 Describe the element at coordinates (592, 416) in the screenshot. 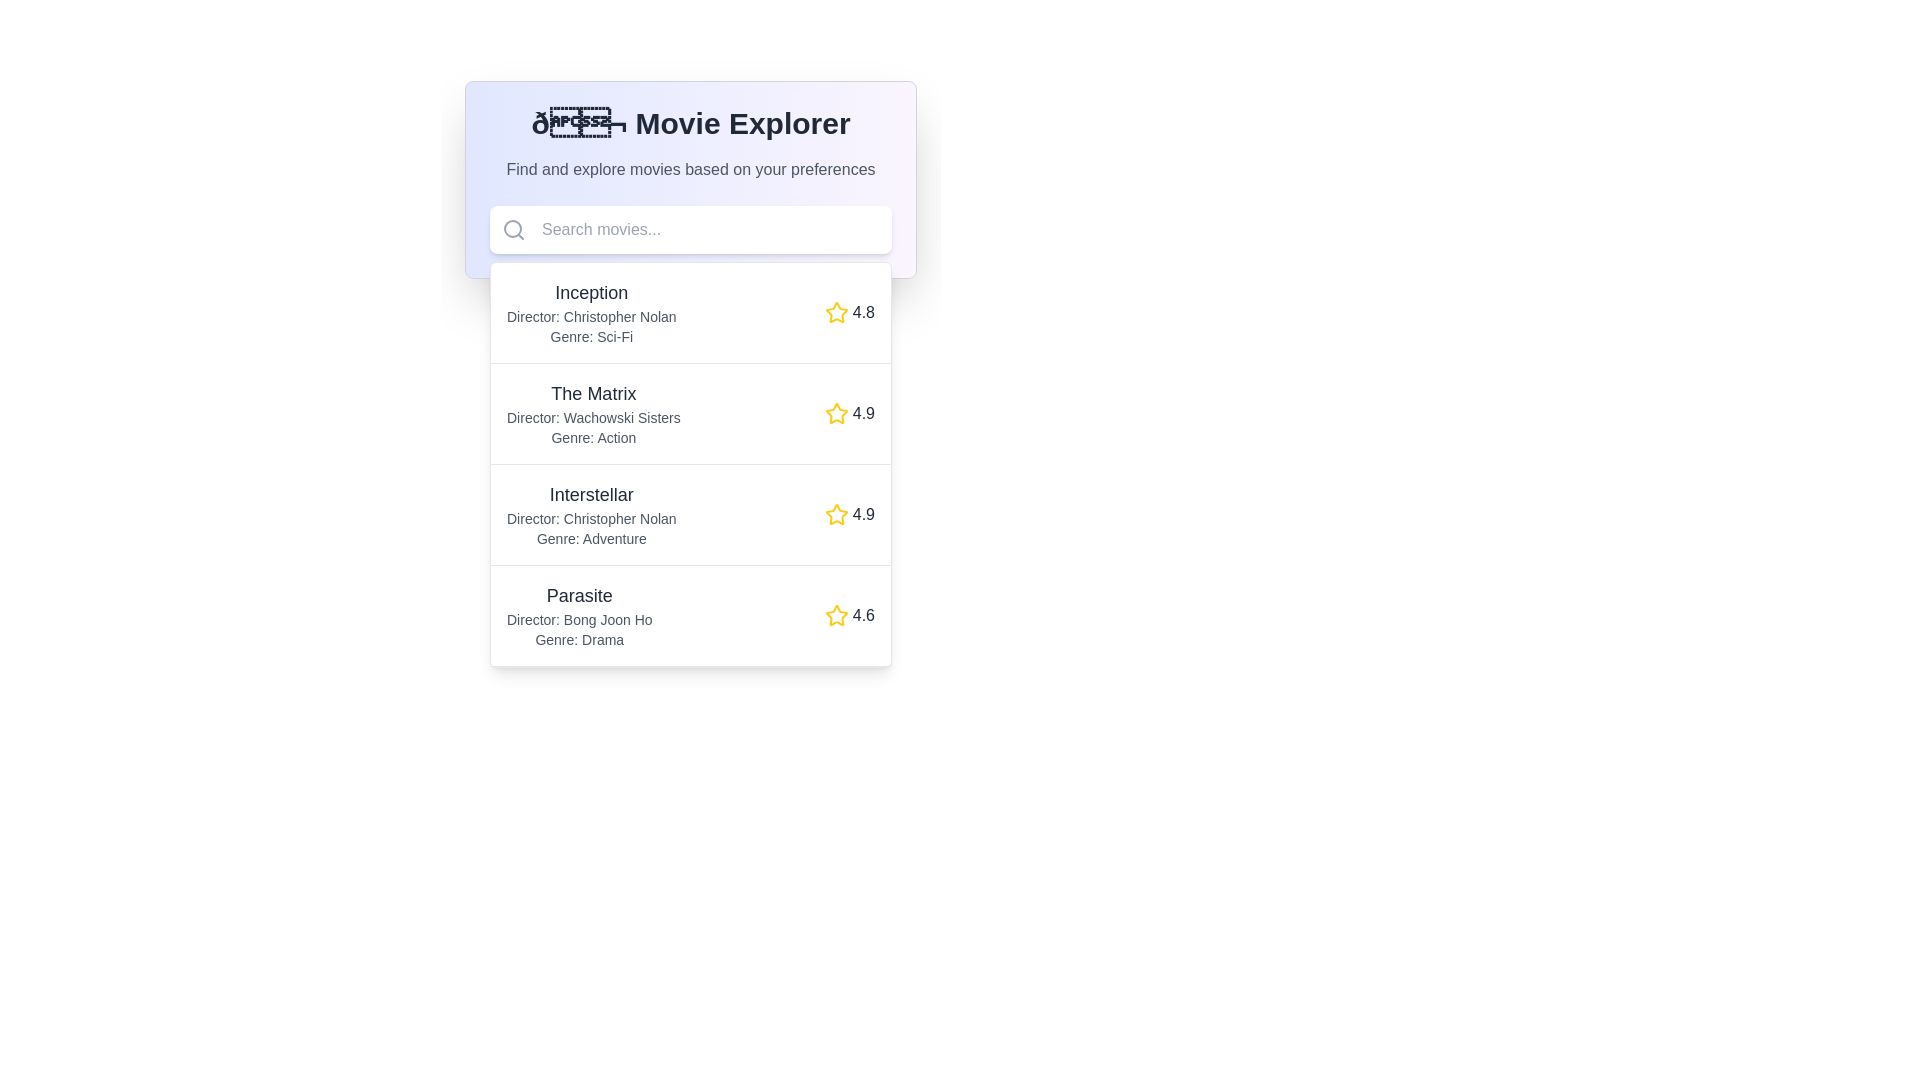

I see `the static text providing information about the director of the movie 'The Matrix', located below the movie title and above the 'Genre: Action' text in the second entry of the movie list` at that location.